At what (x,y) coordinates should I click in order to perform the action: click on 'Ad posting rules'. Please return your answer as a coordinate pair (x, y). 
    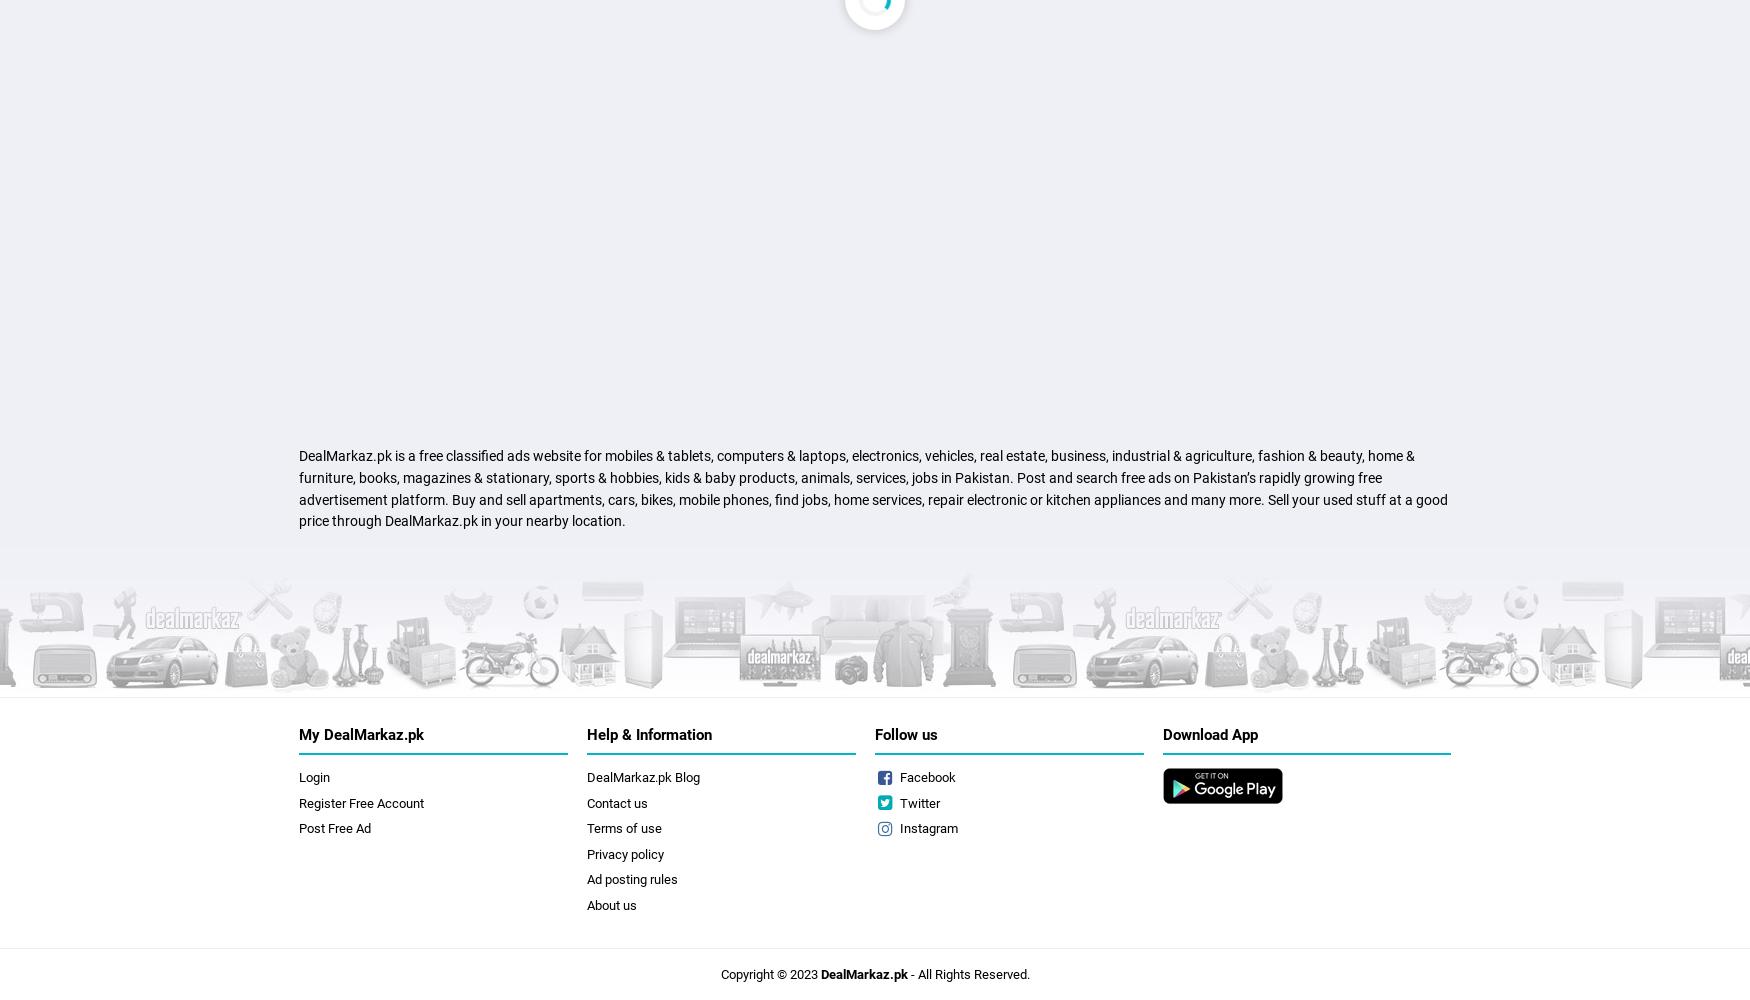
    Looking at the image, I should click on (631, 879).